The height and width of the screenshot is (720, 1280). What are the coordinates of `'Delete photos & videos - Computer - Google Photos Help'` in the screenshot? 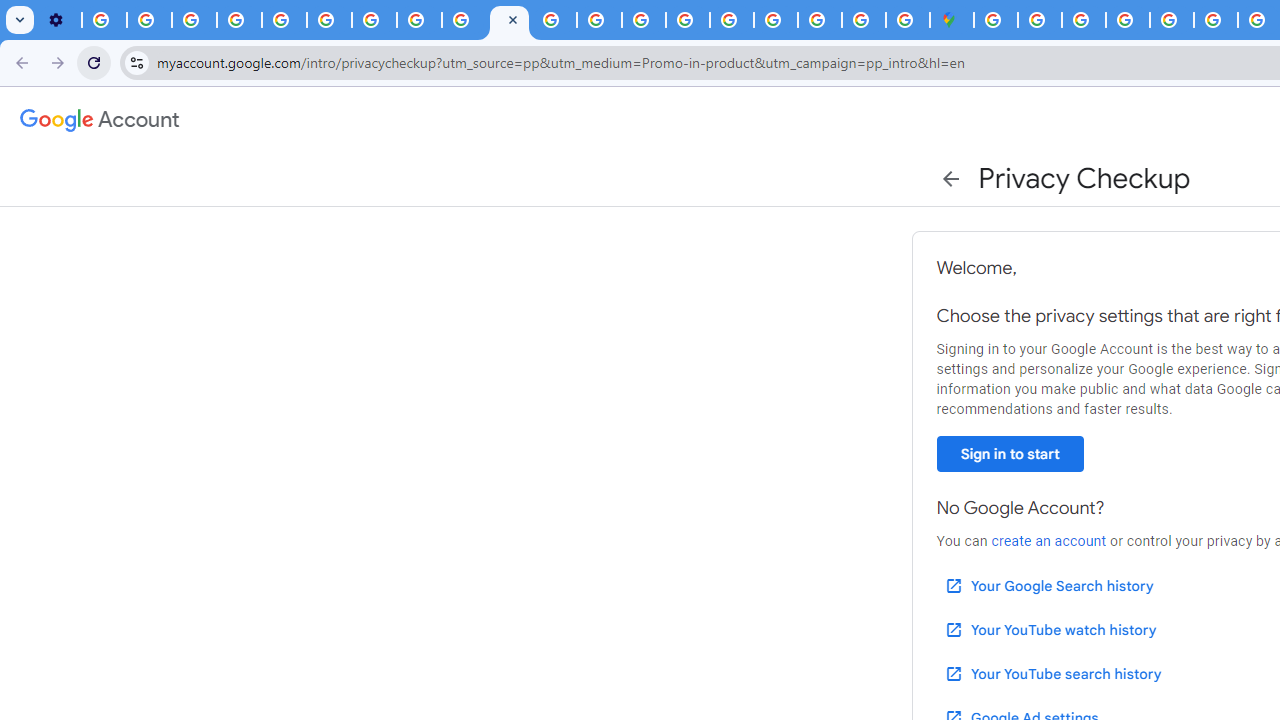 It's located at (103, 20).